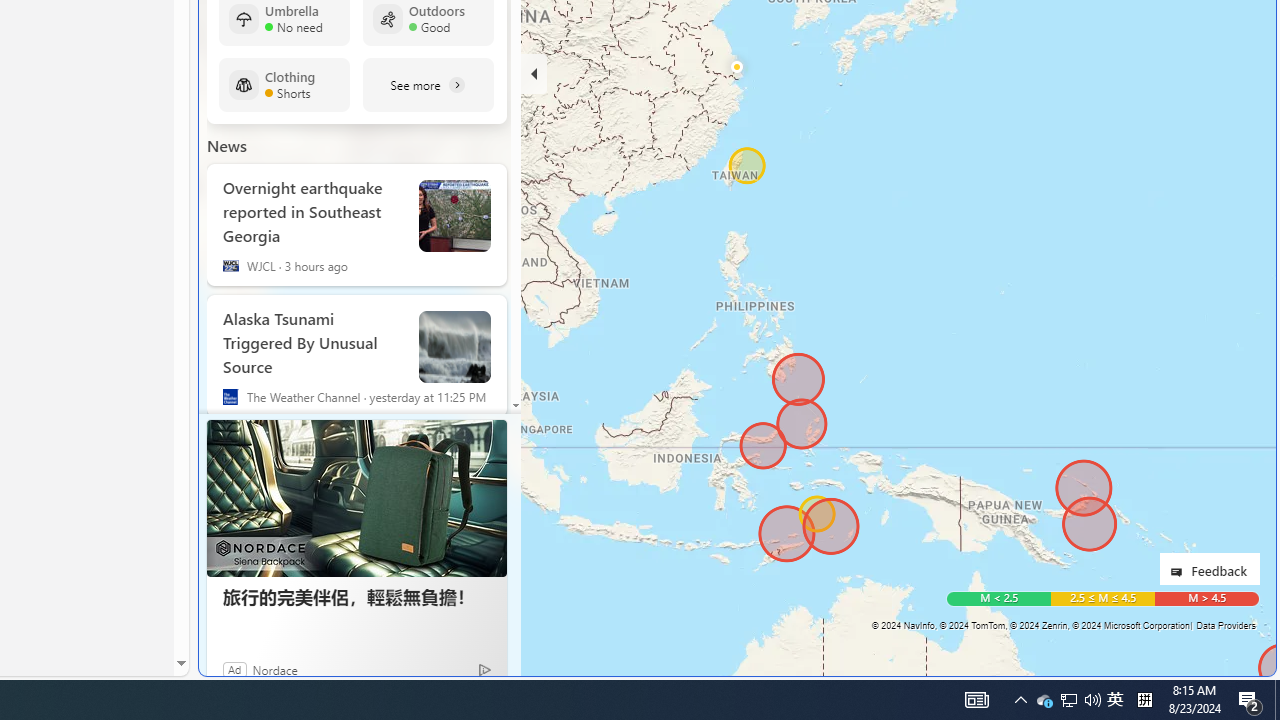 The image size is (1280, 720). What do you see at coordinates (1208, 568) in the screenshot?
I see `'Feedback'` at bounding box center [1208, 568].